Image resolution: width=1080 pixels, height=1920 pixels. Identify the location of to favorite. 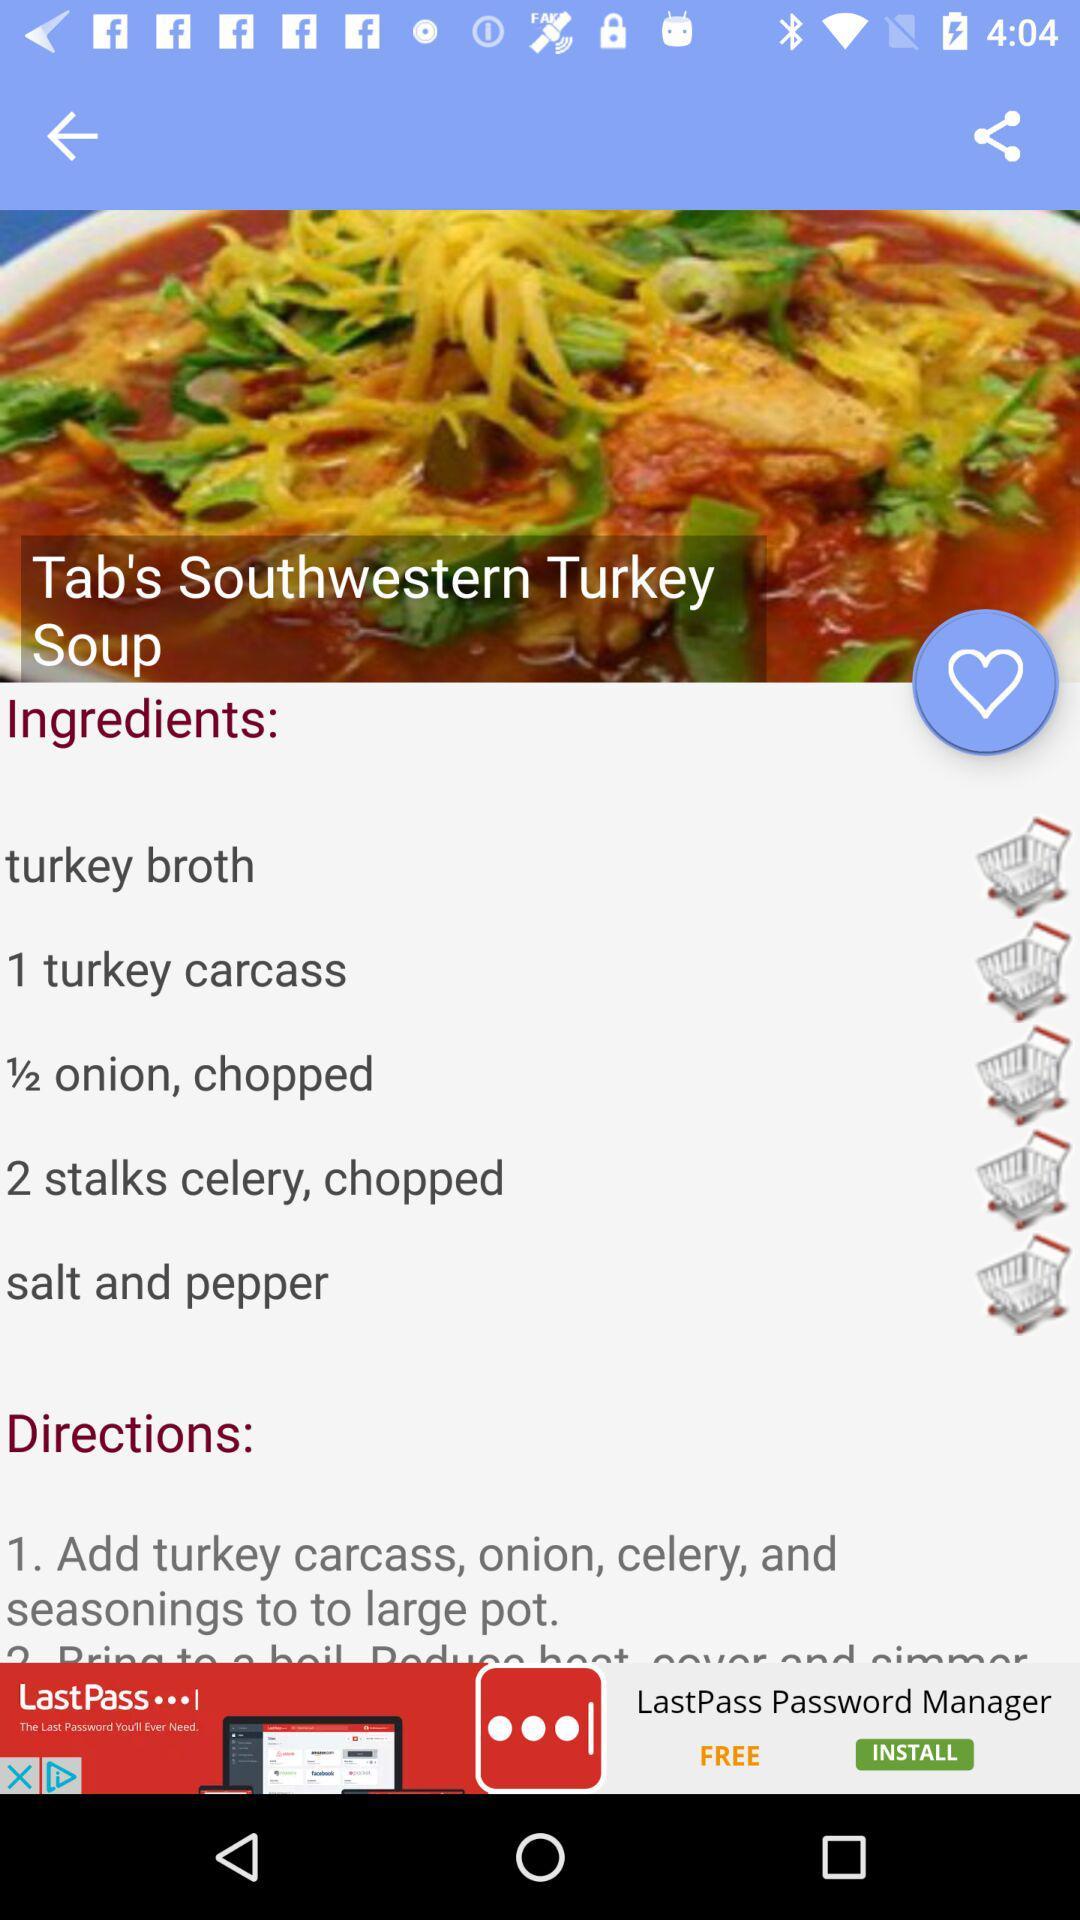
(984, 682).